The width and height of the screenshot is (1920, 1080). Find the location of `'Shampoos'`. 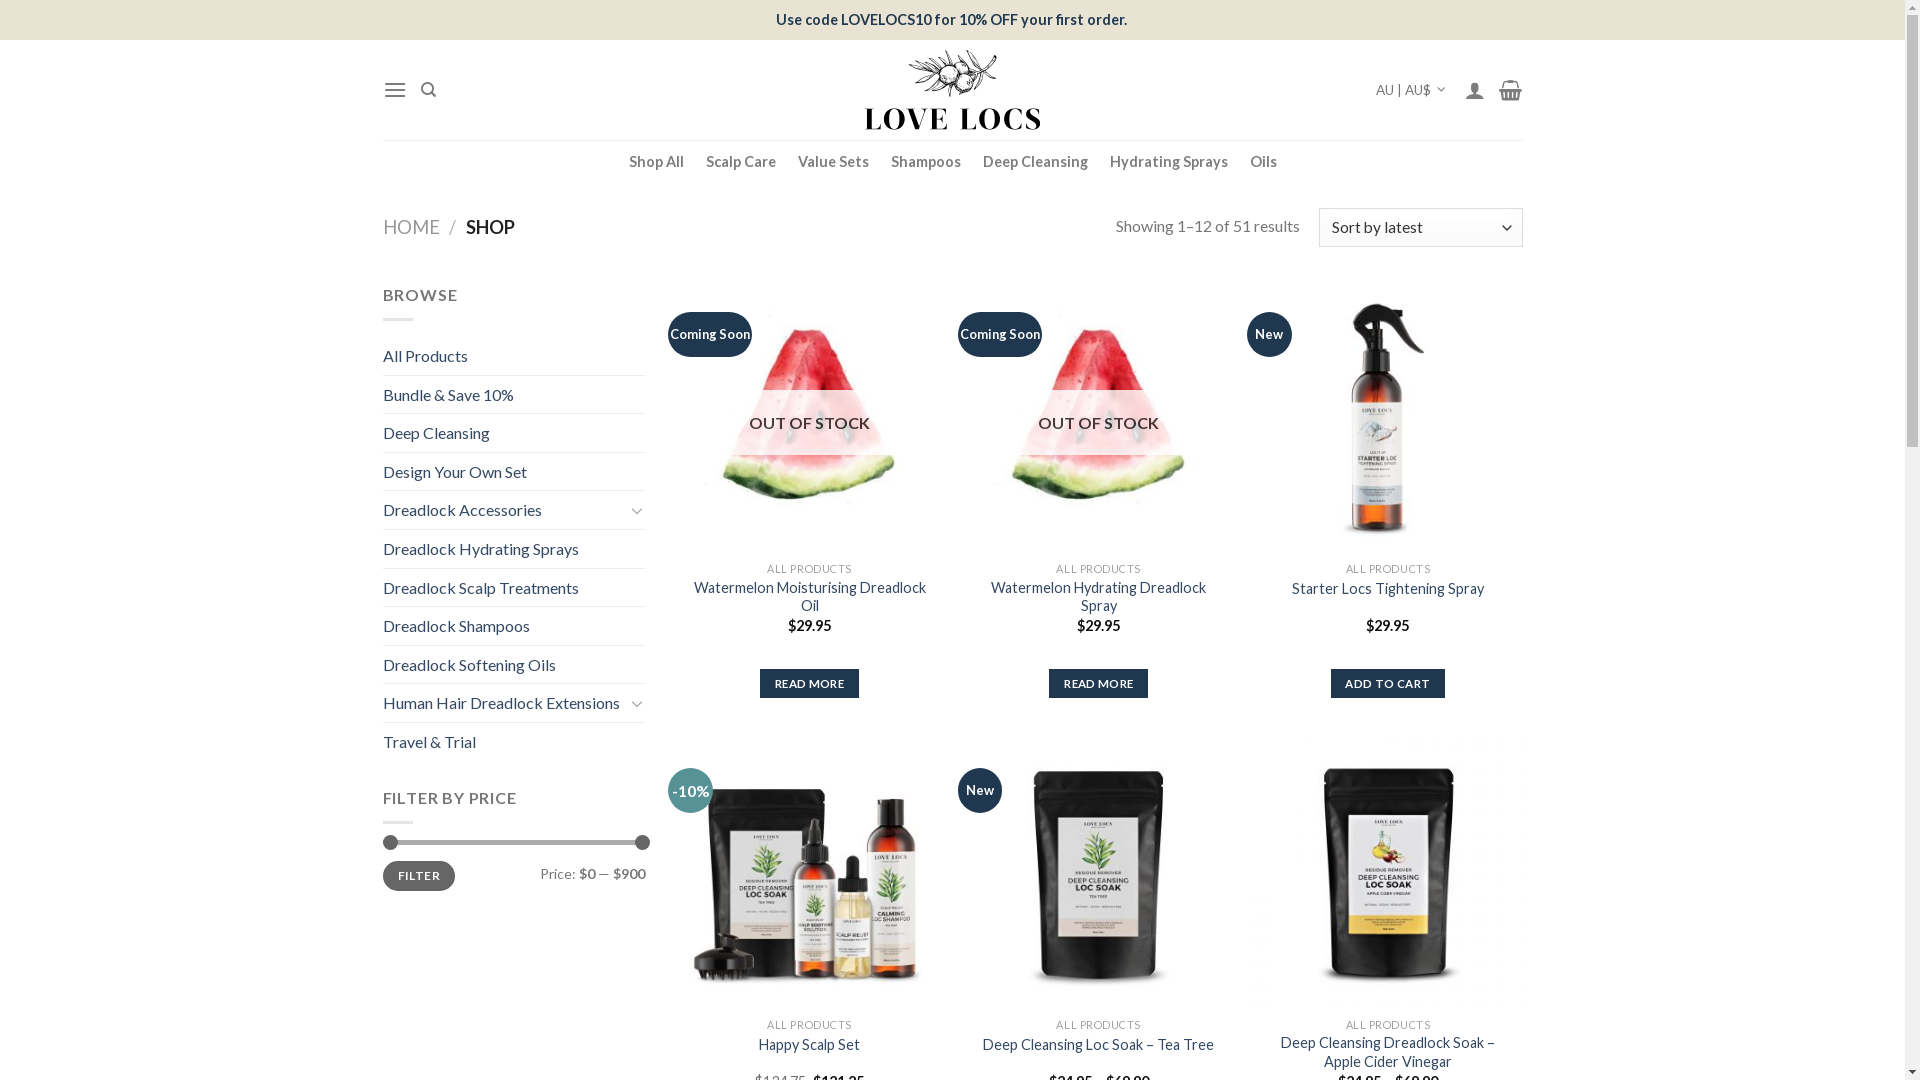

'Shampoos' is located at coordinates (924, 160).